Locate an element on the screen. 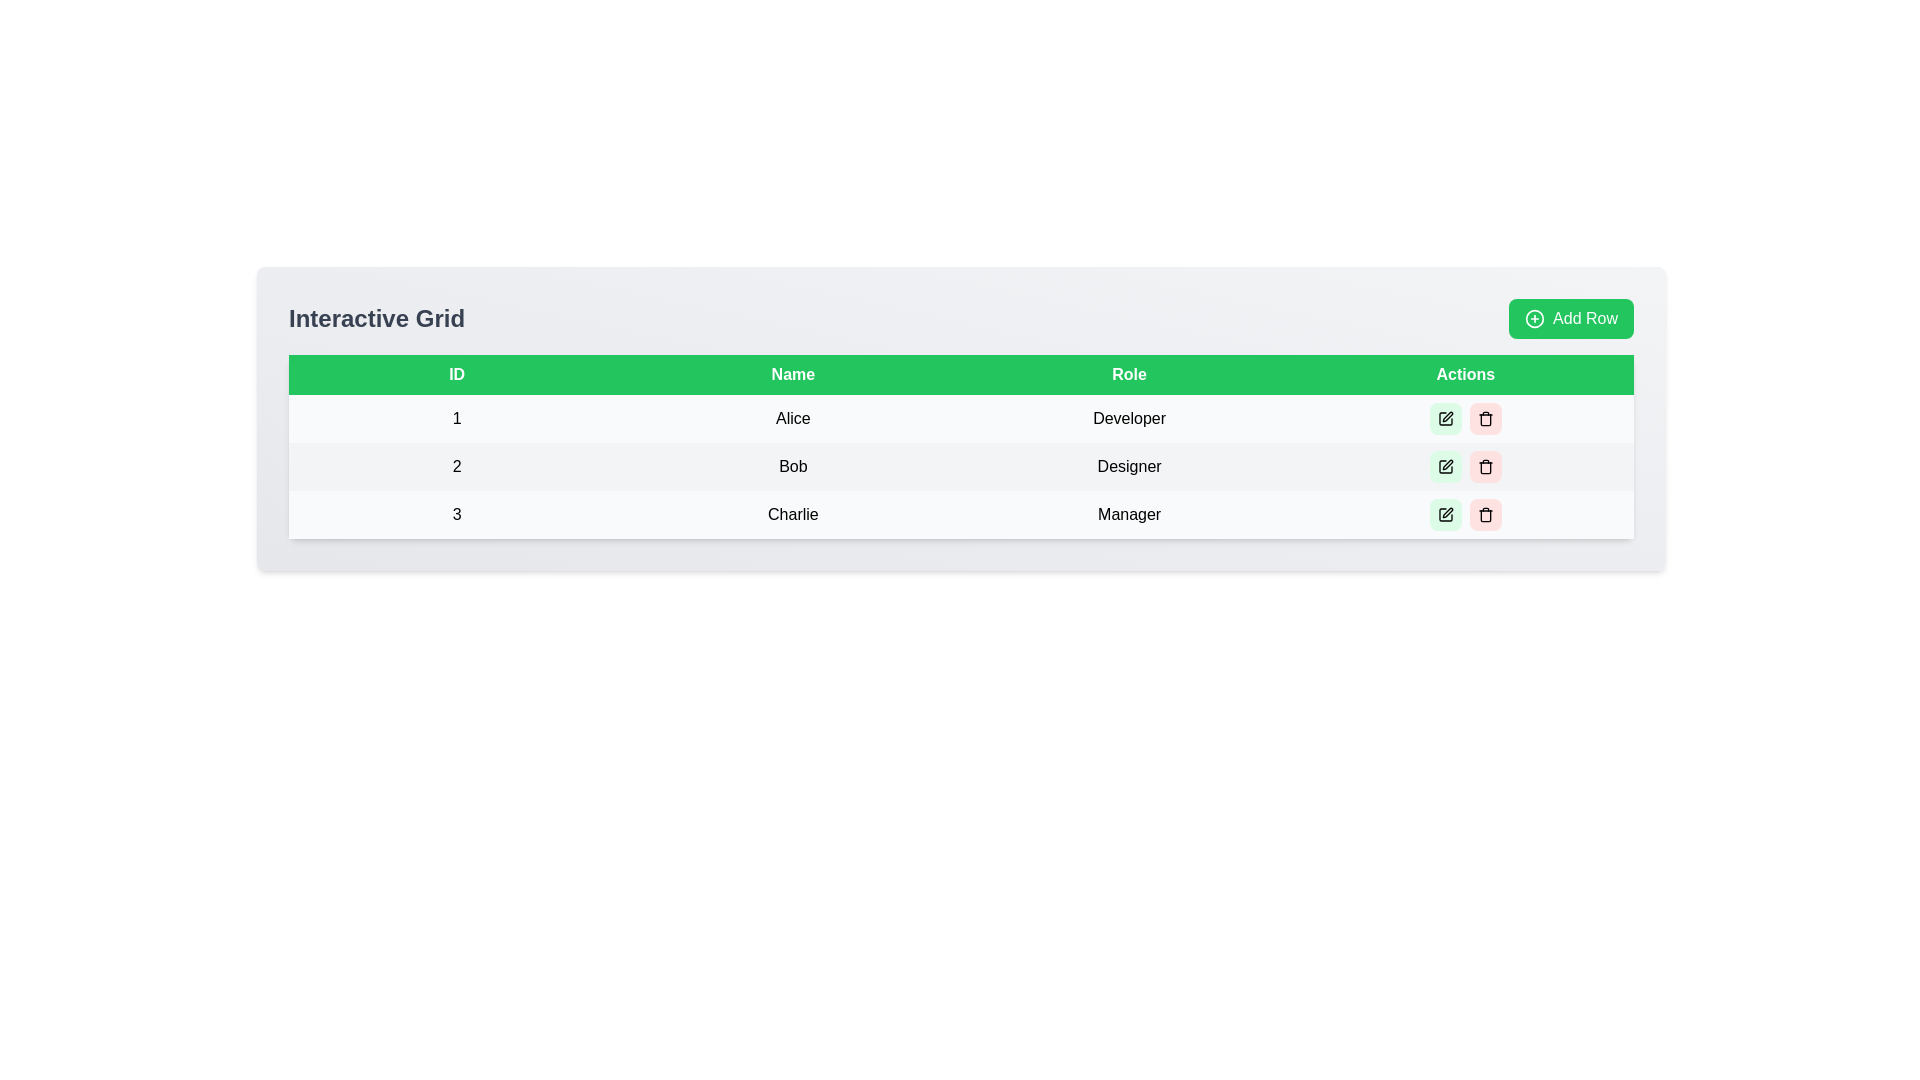 Image resolution: width=1920 pixels, height=1080 pixels. the pen icon located in the 'Actions' column for 'Alice - Developer' is located at coordinates (1447, 415).